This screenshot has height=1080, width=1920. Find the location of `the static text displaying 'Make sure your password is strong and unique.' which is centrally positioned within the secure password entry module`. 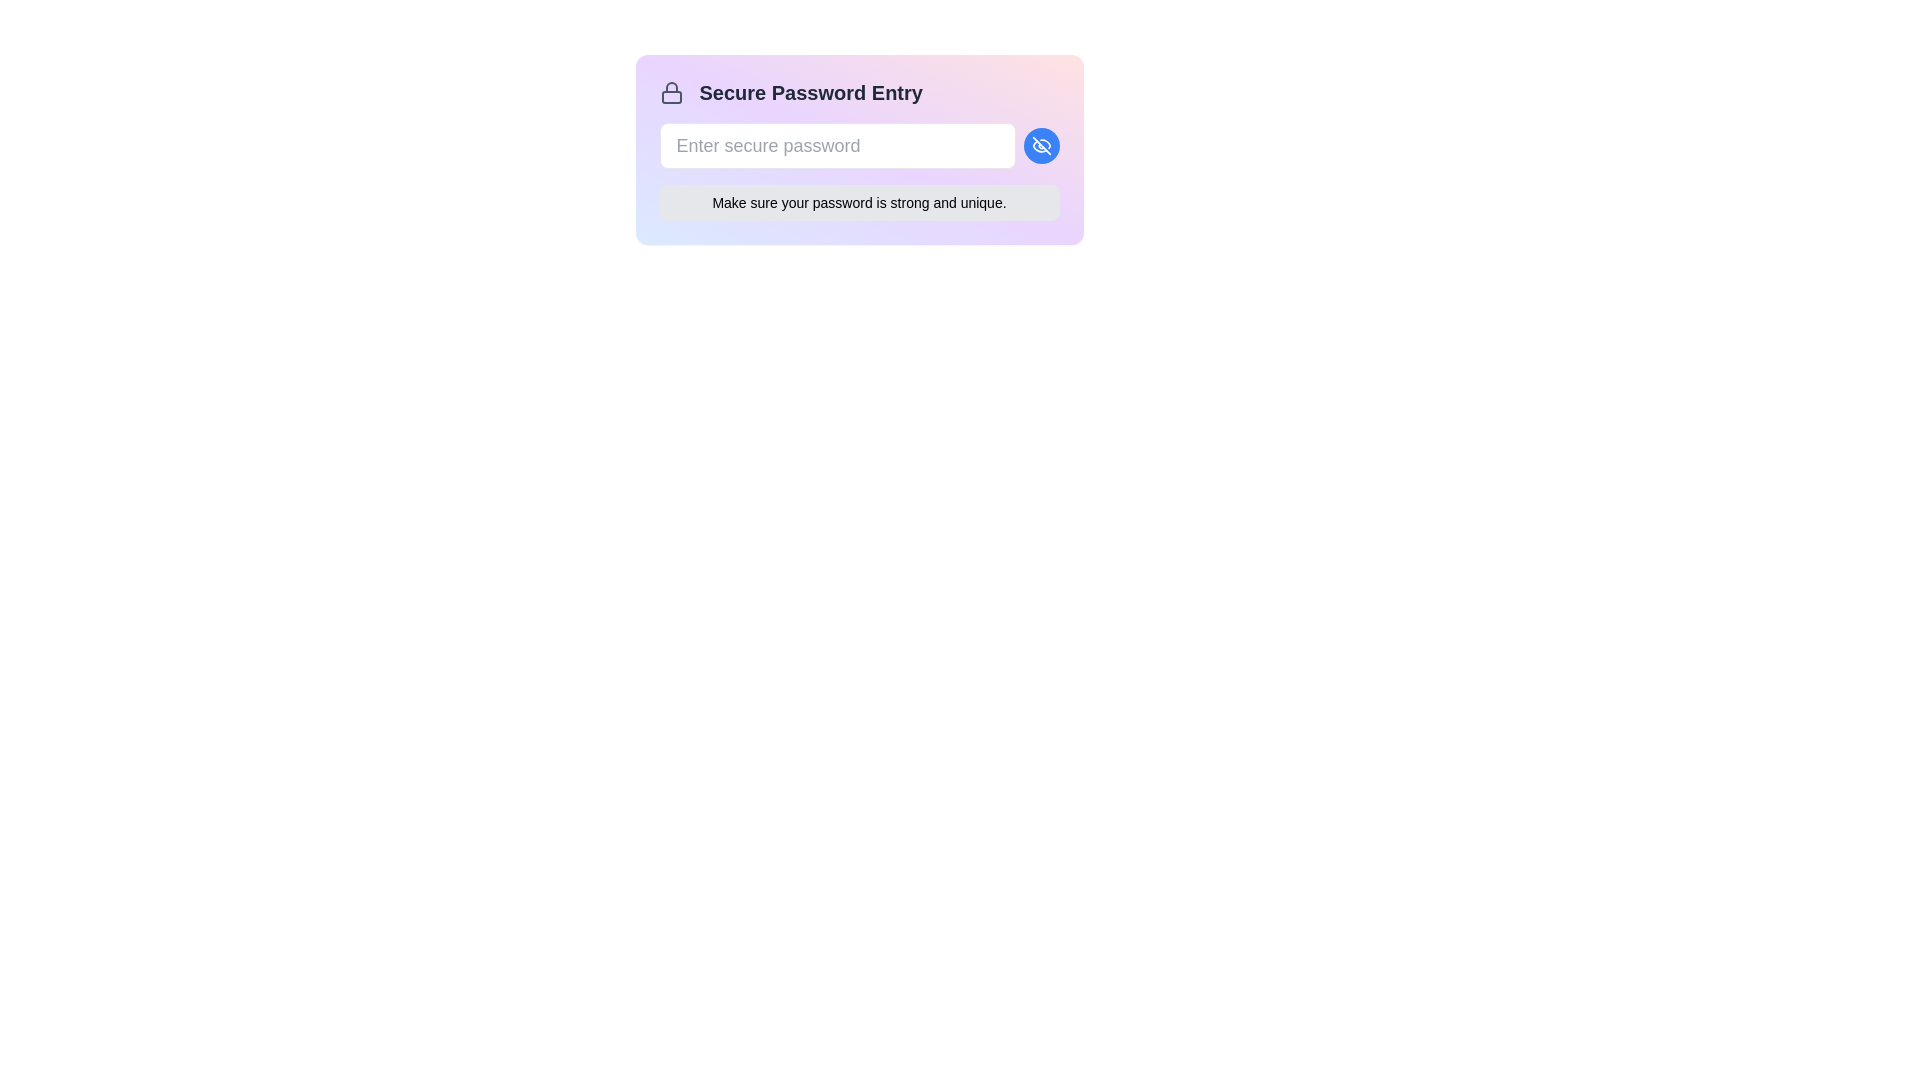

the static text displaying 'Make sure your password is strong and unique.' which is centrally positioned within the secure password entry module is located at coordinates (859, 203).